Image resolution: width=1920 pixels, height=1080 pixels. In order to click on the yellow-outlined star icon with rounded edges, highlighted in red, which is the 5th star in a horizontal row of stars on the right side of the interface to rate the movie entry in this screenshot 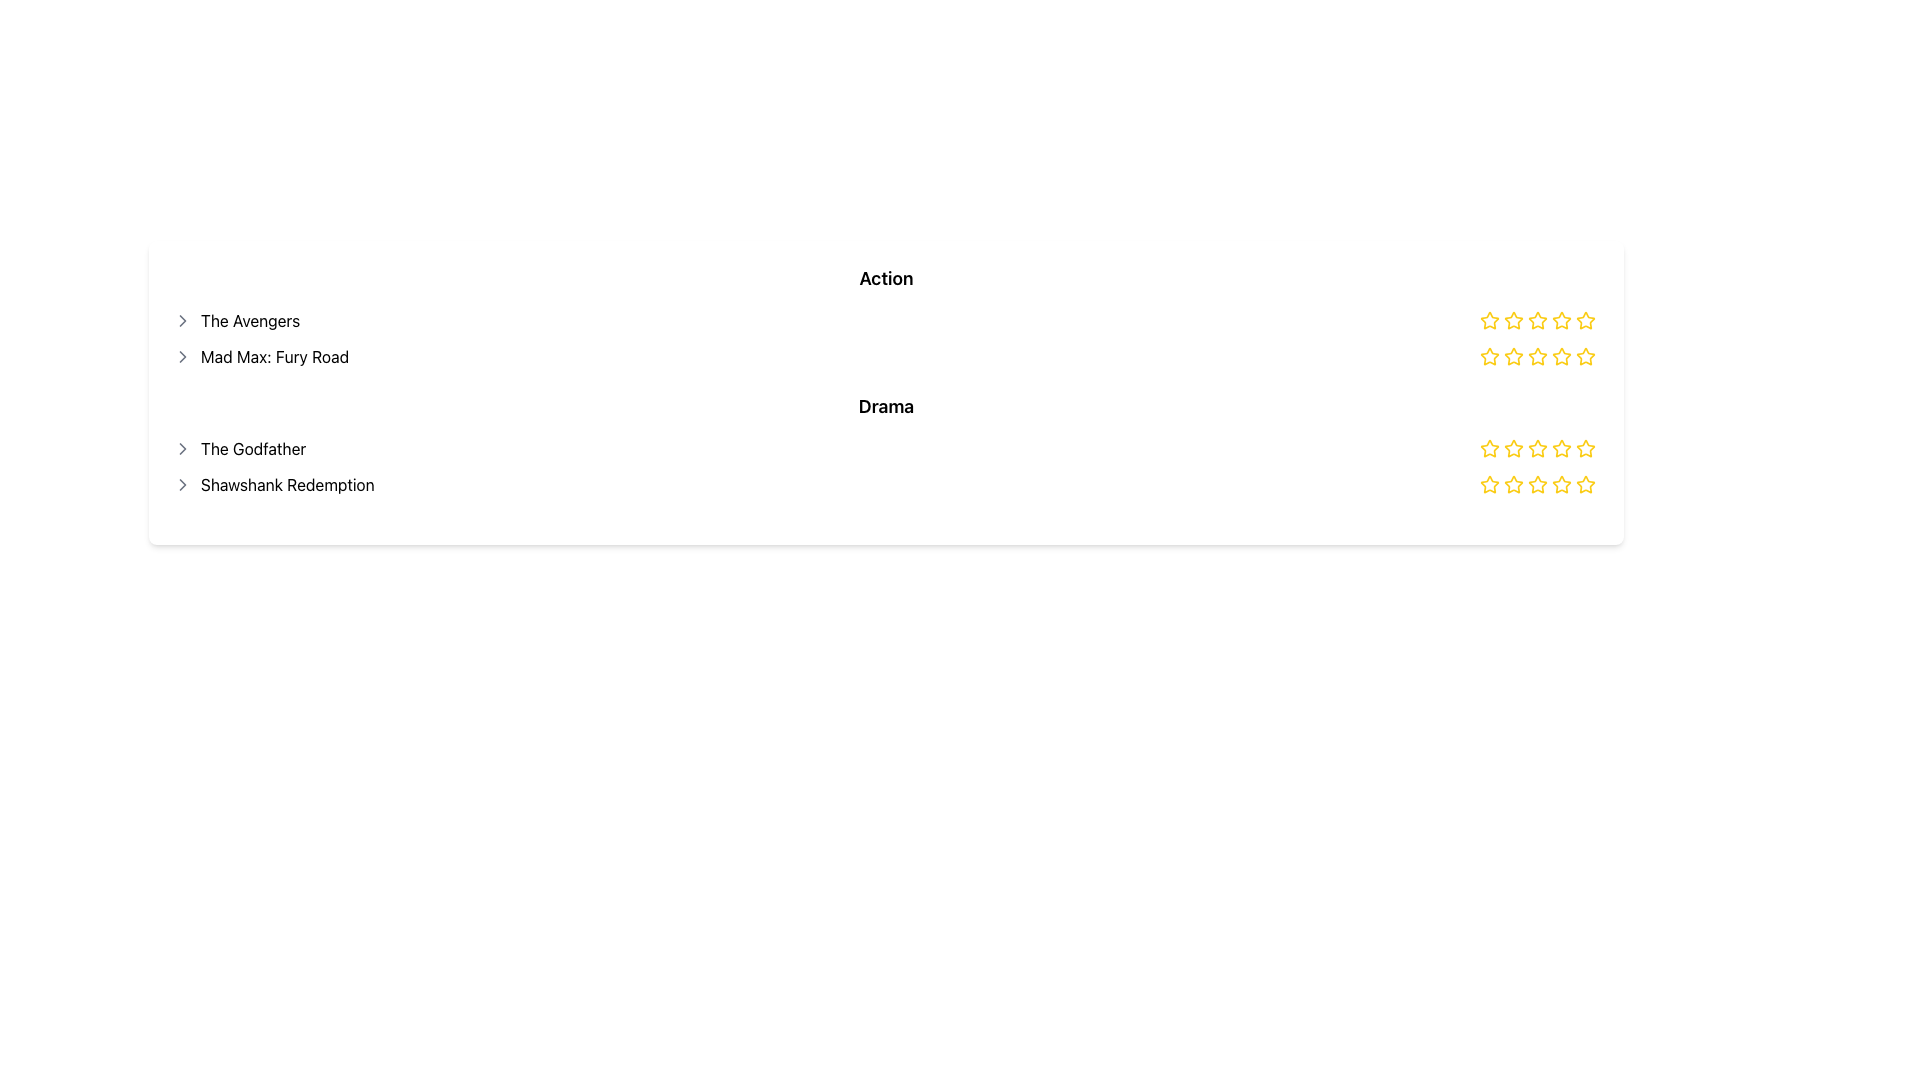, I will do `click(1560, 447)`.